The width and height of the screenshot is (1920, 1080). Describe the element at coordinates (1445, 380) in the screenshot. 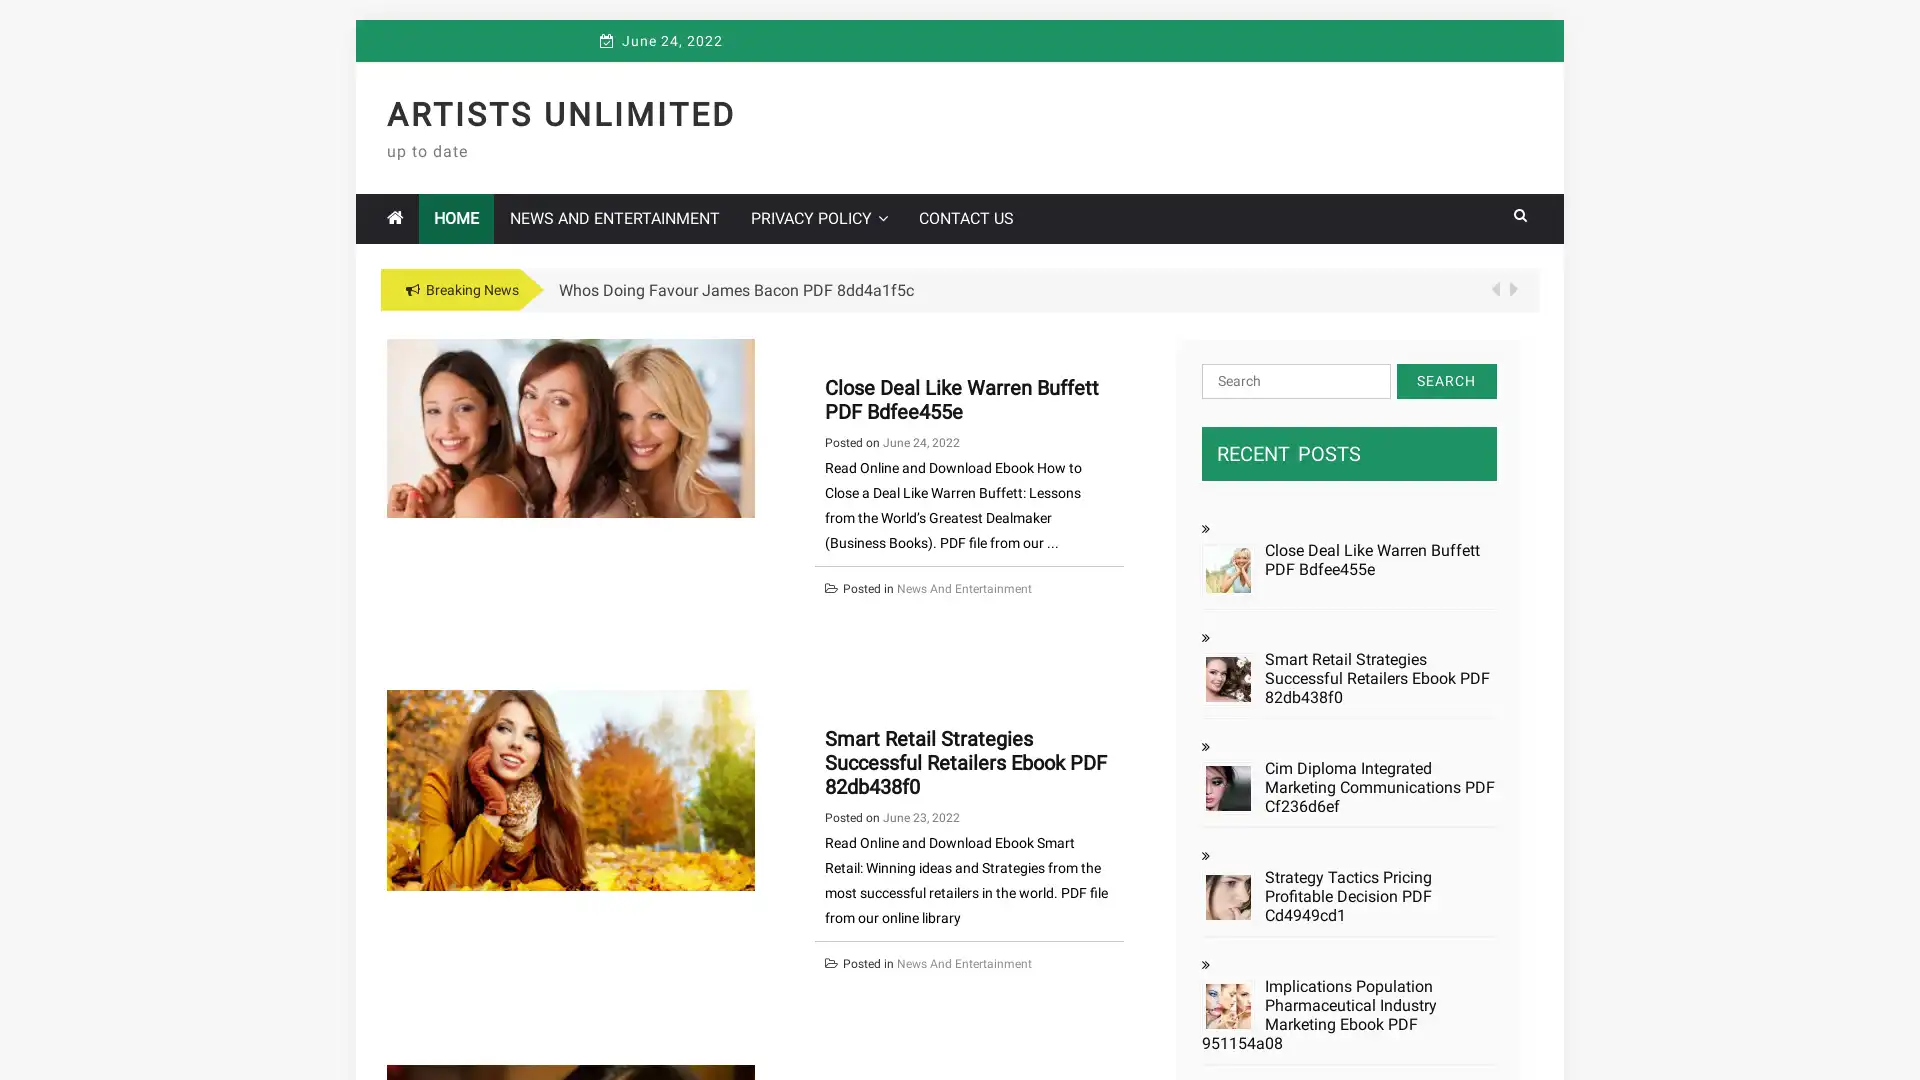

I see `Search` at that location.